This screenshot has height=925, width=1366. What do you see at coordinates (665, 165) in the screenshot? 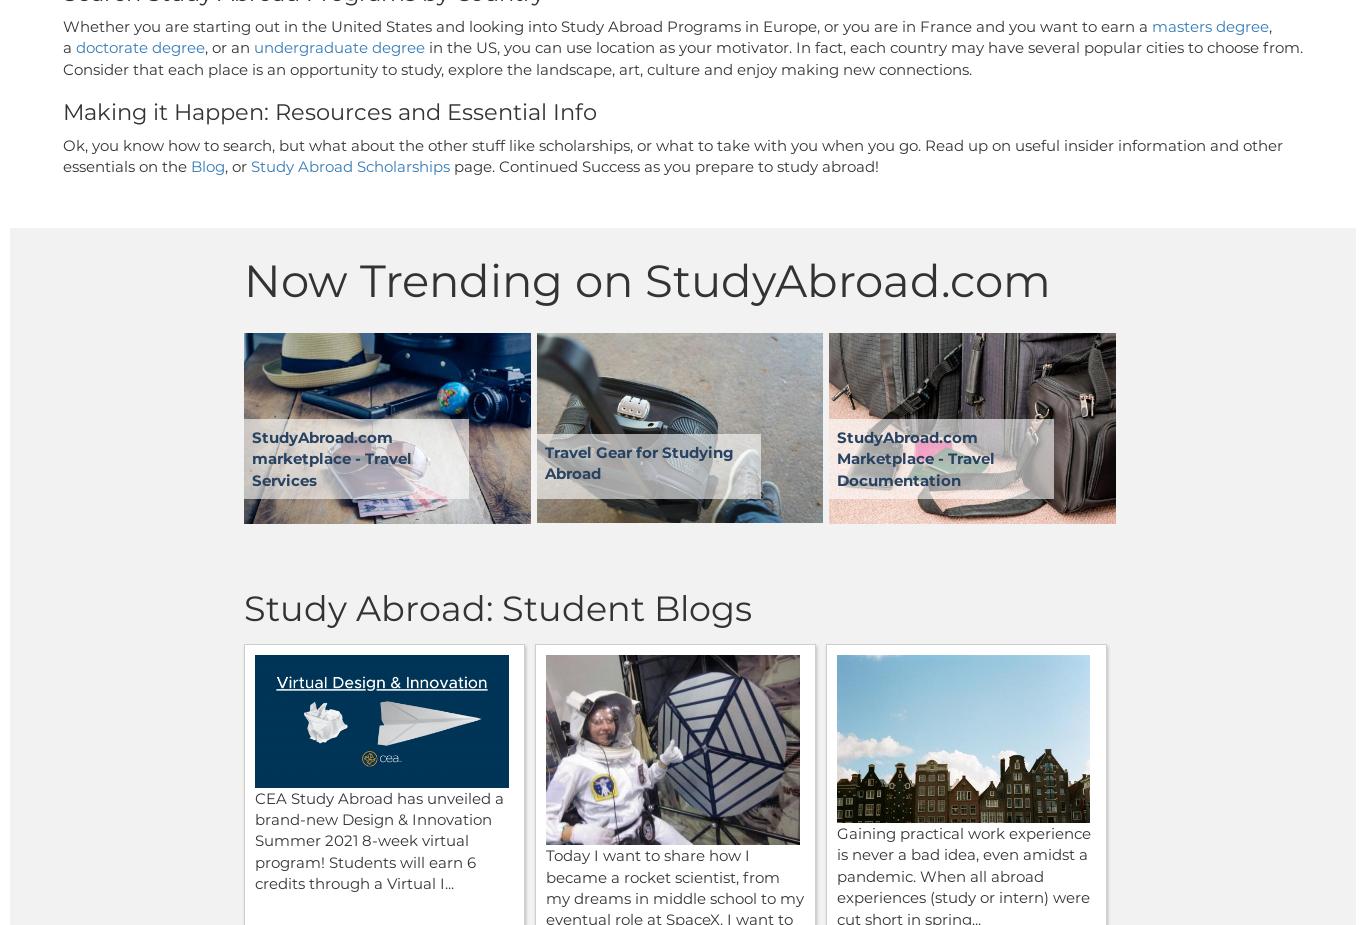
I see `'page. Continued Success as you prepare to study abroad!'` at bounding box center [665, 165].